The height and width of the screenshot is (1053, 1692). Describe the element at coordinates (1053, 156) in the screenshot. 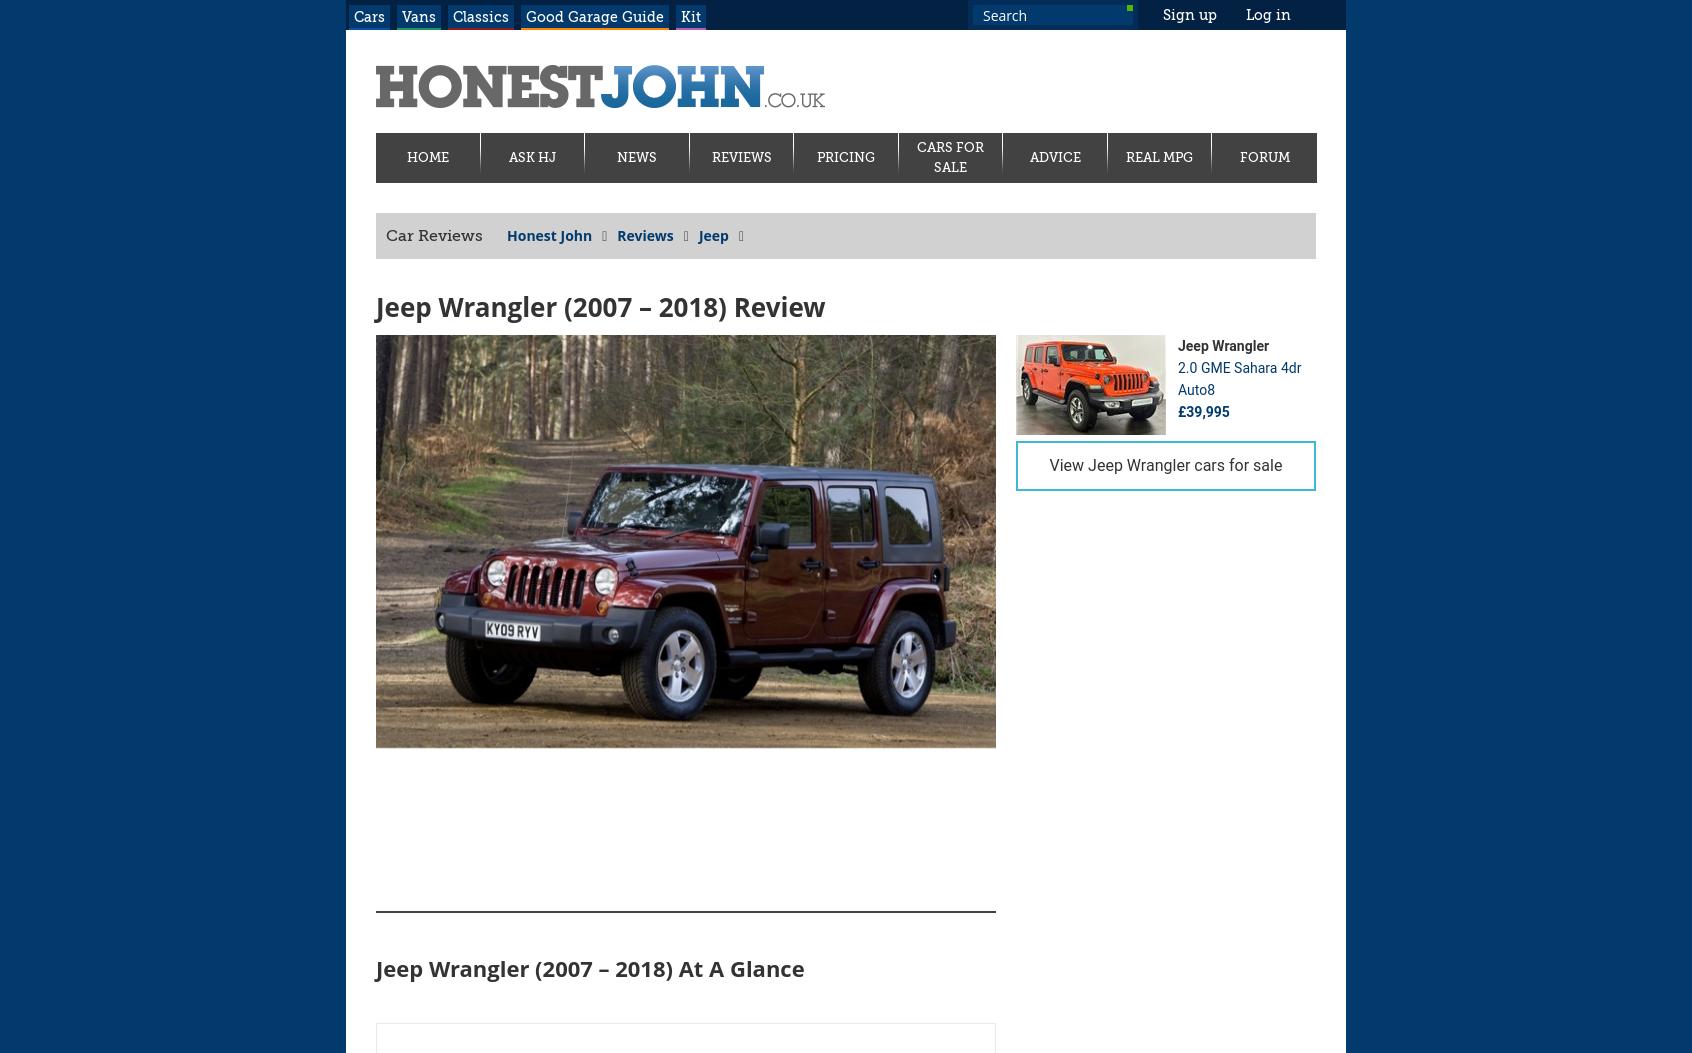

I see `'Advice'` at that location.